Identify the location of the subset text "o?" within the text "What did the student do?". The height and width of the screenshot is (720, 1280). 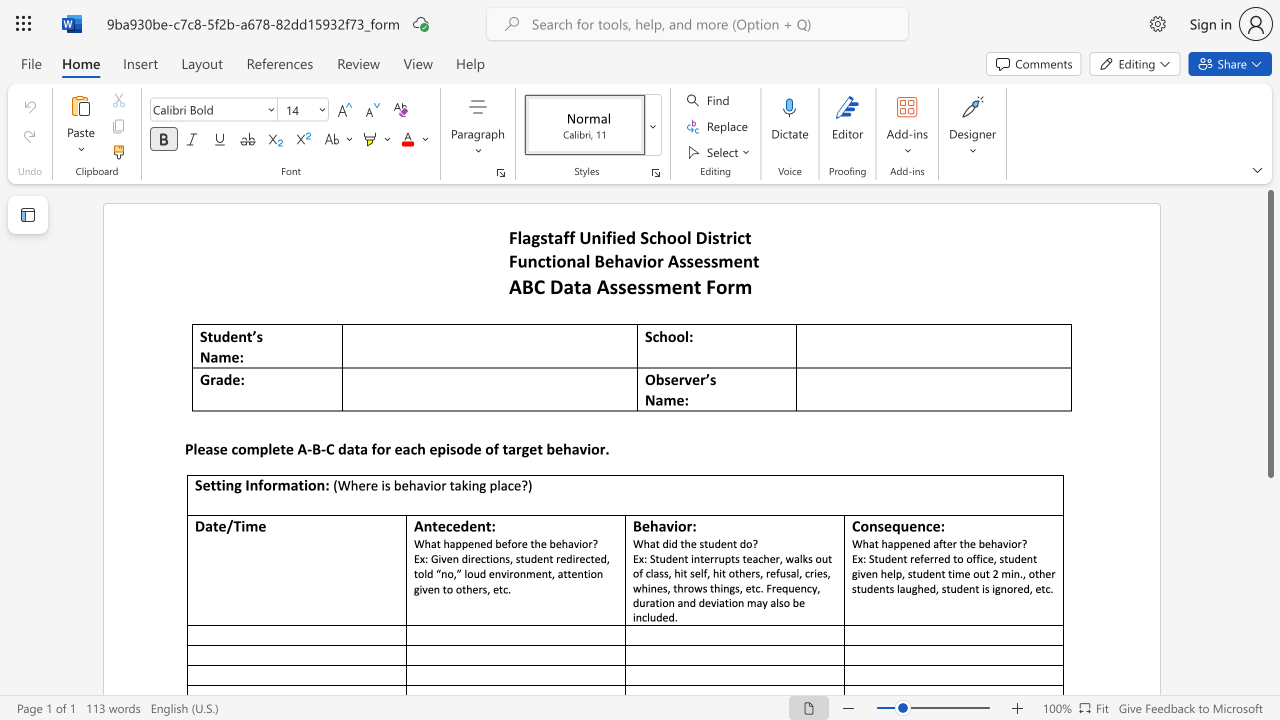
(745, 543).